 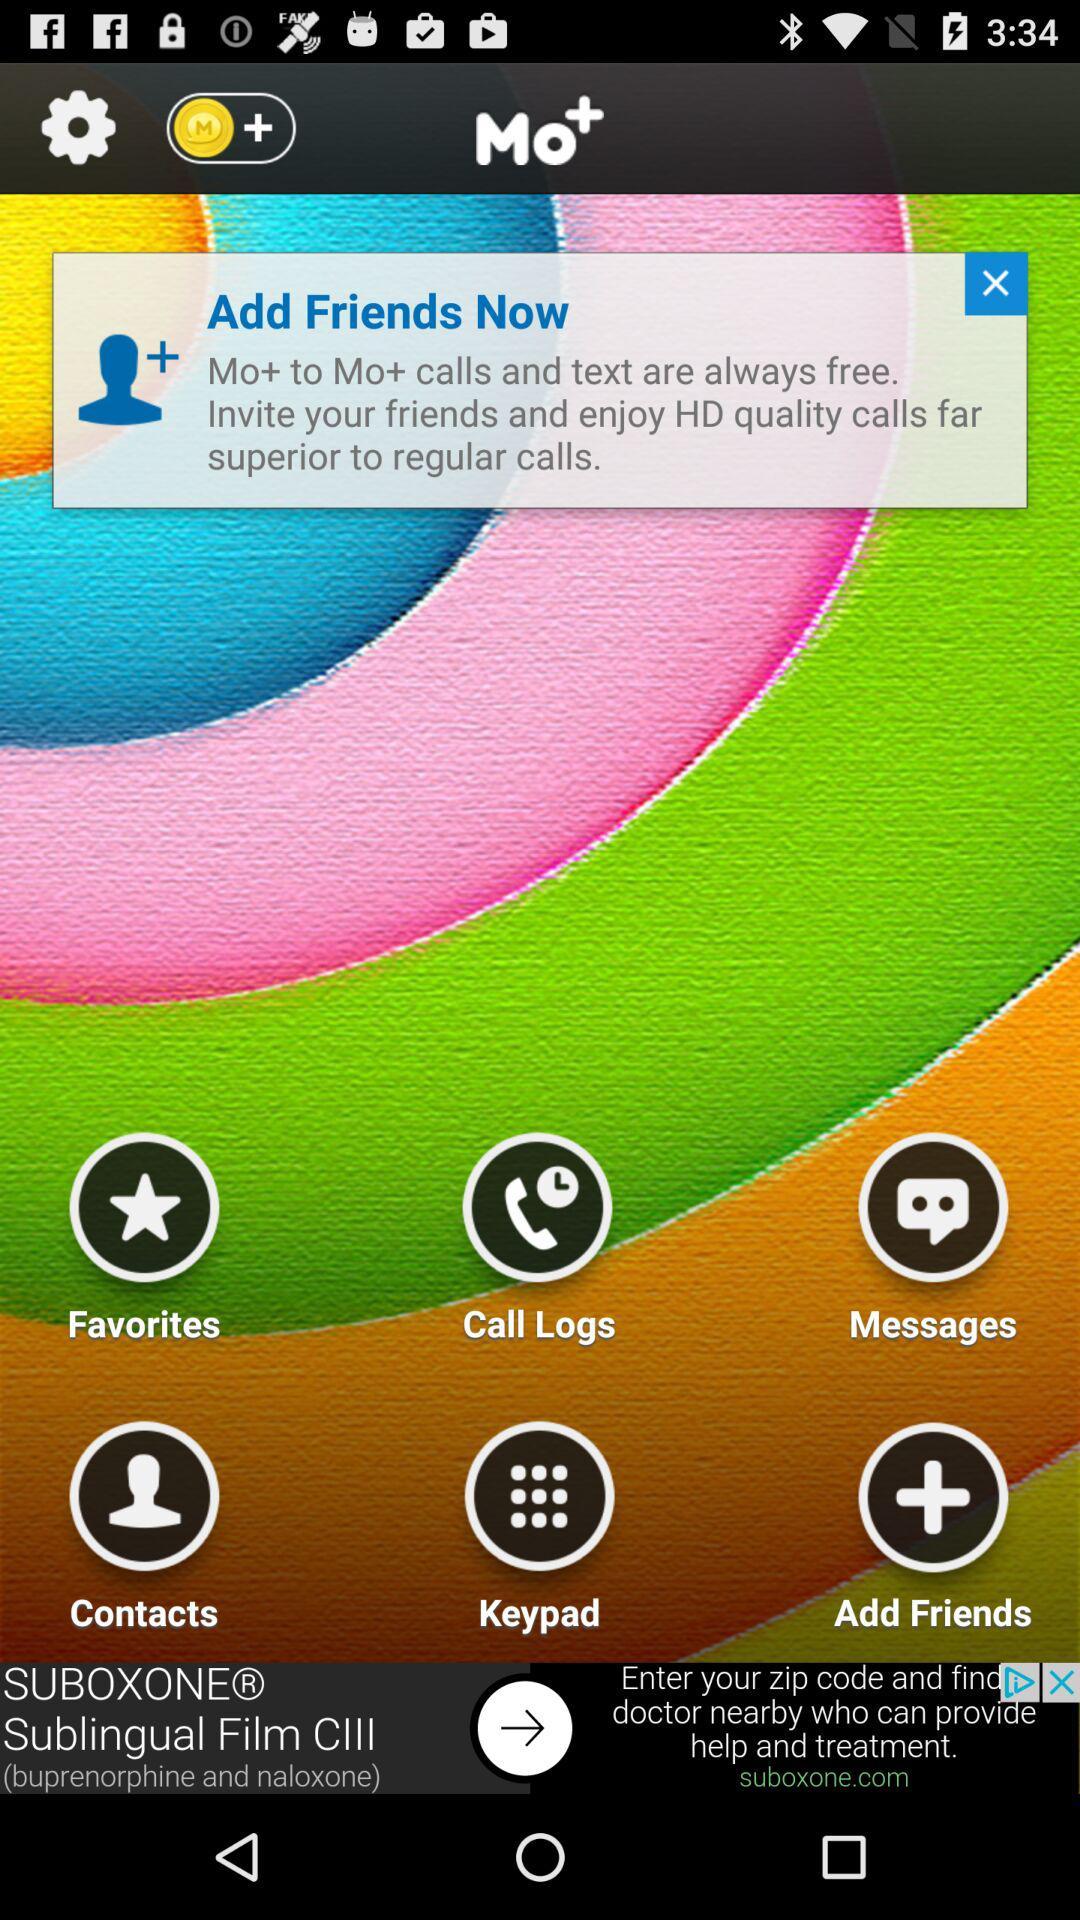 I want to click on this tab, so click(x=987, y=291).